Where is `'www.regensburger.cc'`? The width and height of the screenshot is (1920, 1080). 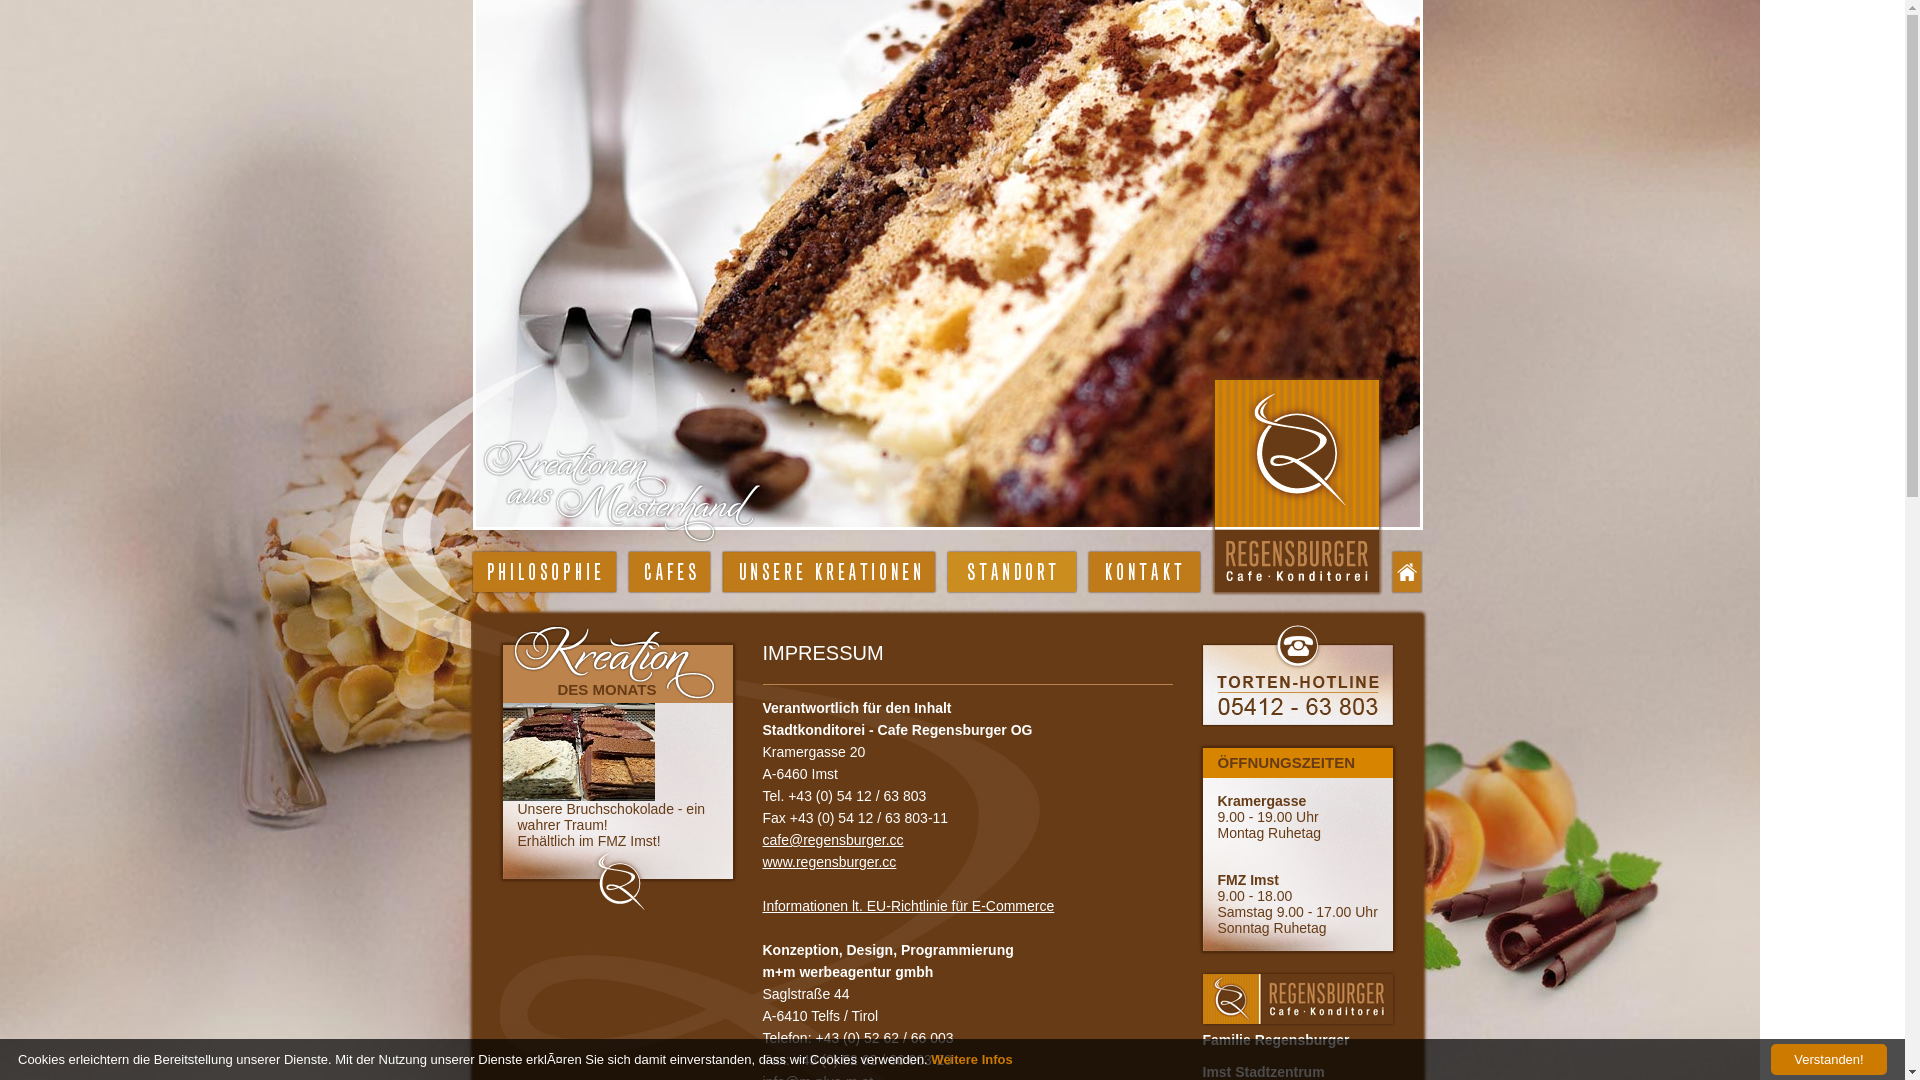 'www.regensburger.cc' is located at coordinates (761, 860).